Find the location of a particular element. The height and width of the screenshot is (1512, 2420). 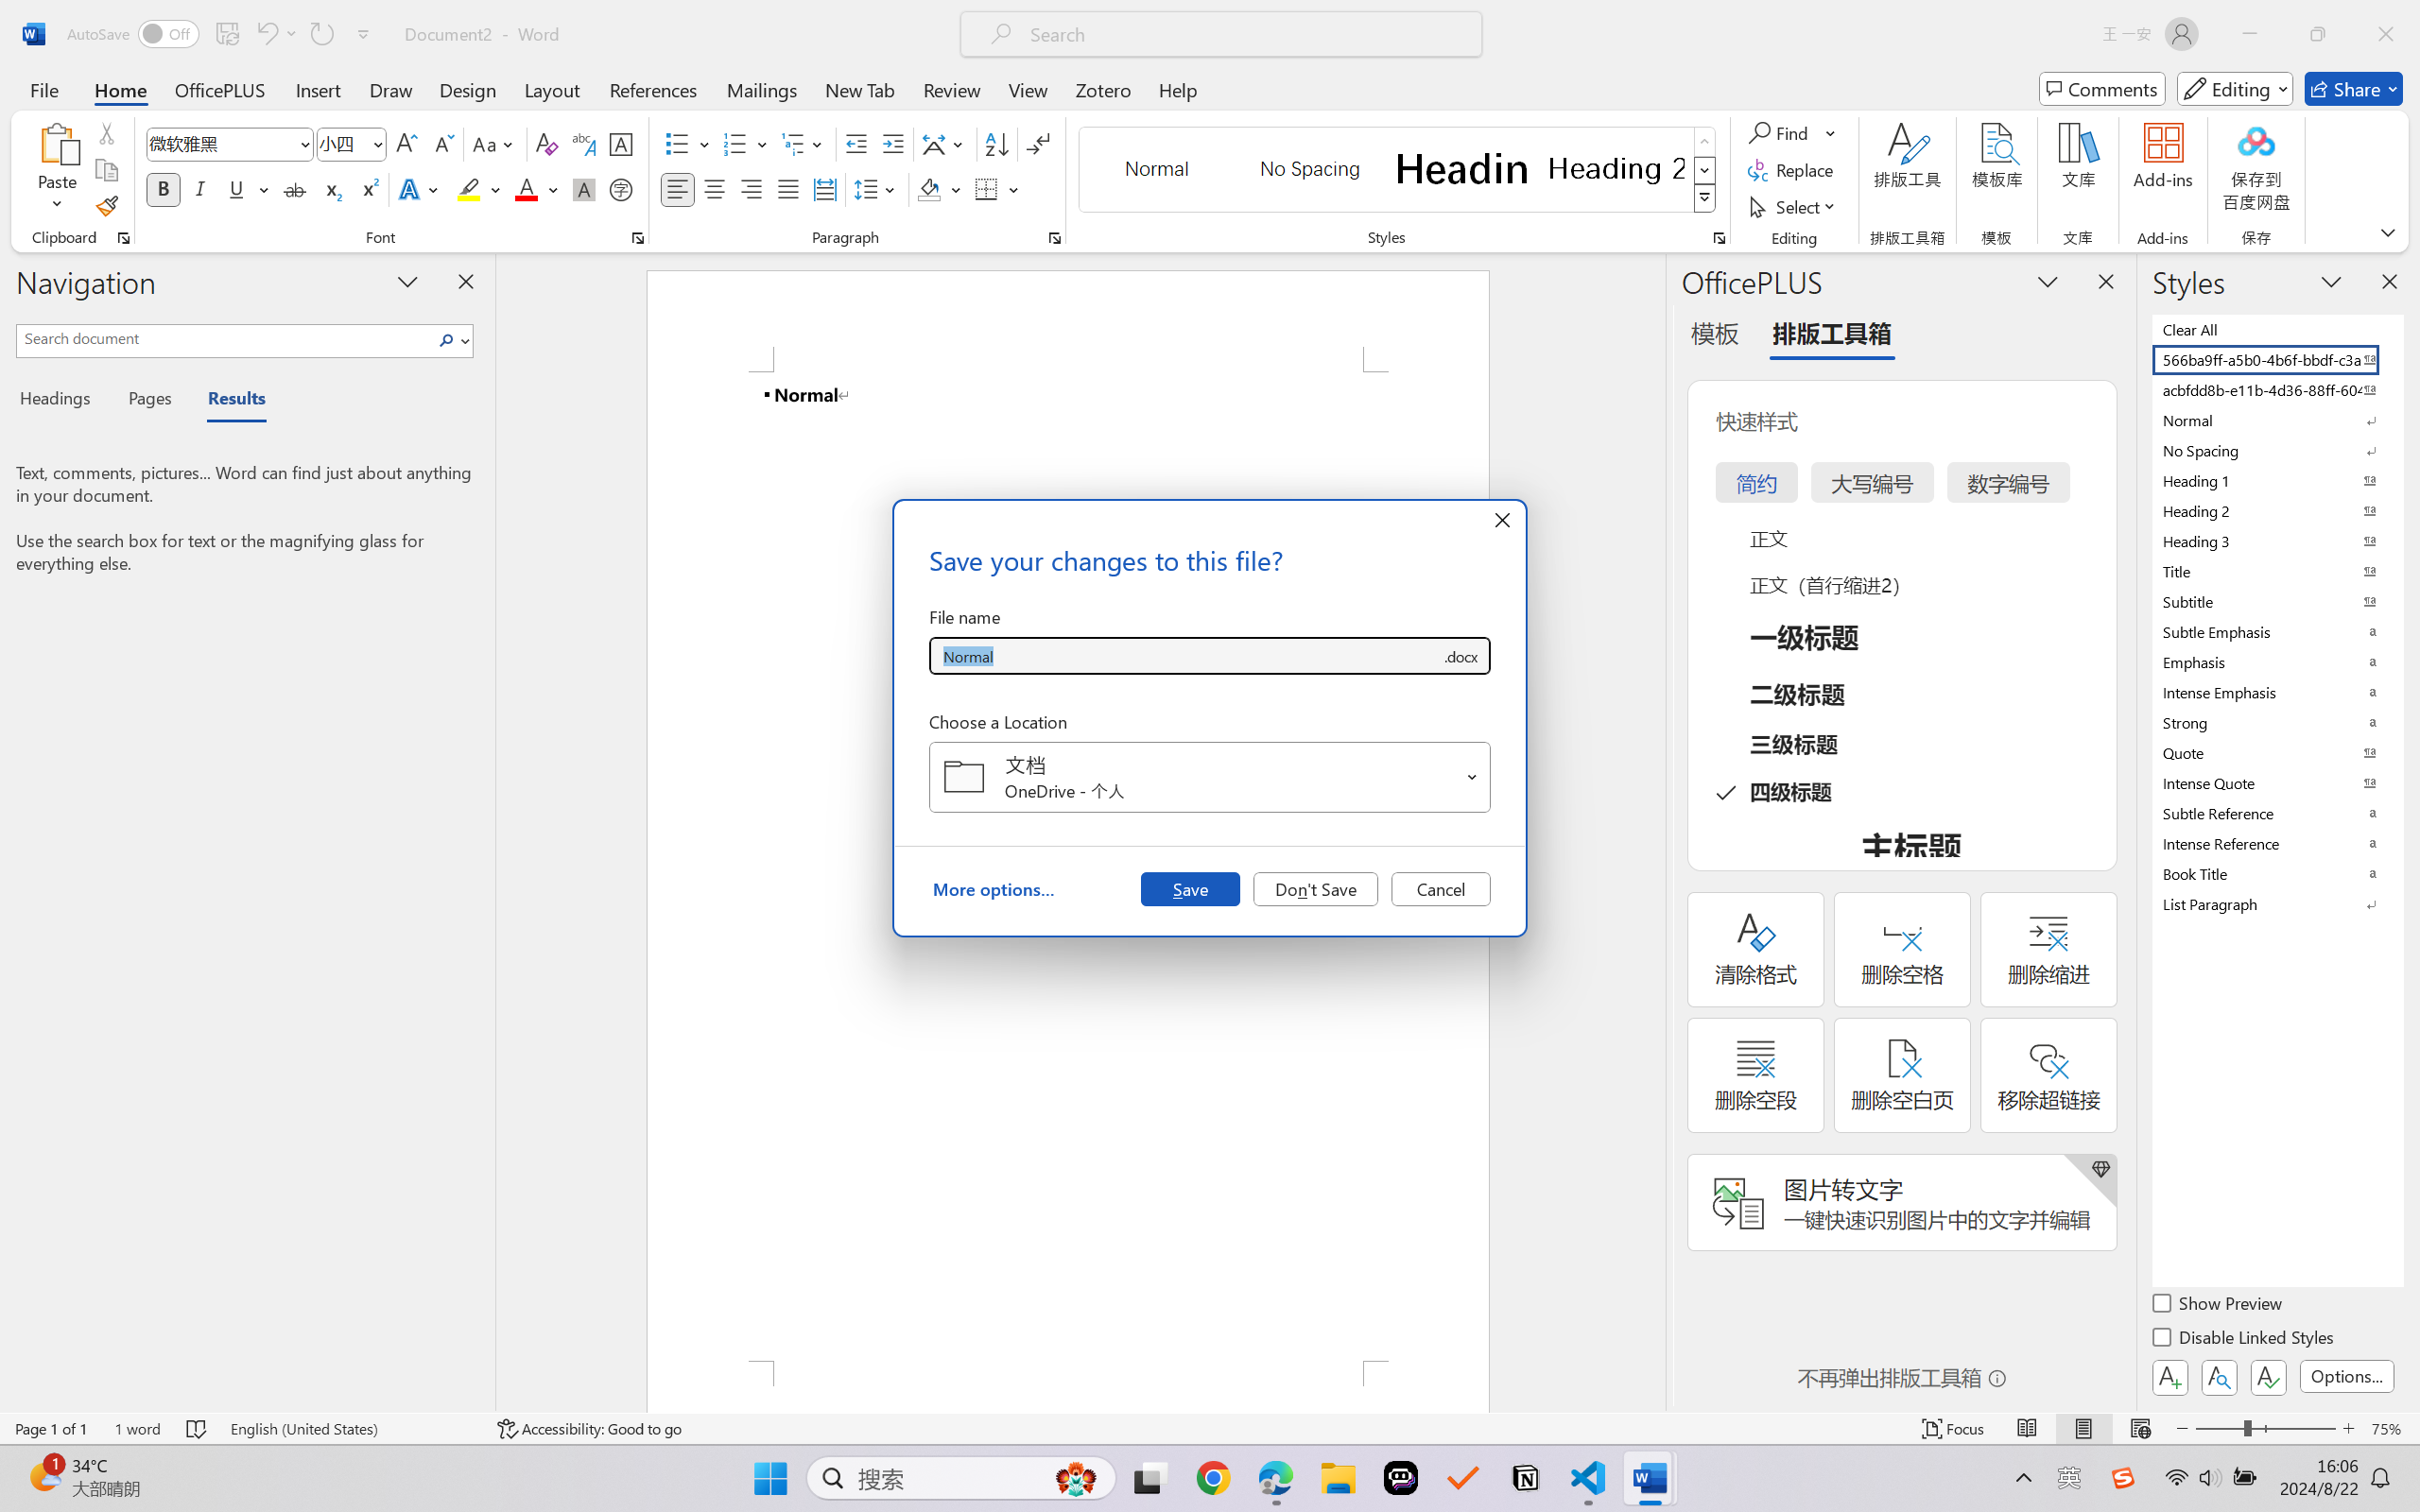

'Minimize' is located at coordinates (2250, 33).